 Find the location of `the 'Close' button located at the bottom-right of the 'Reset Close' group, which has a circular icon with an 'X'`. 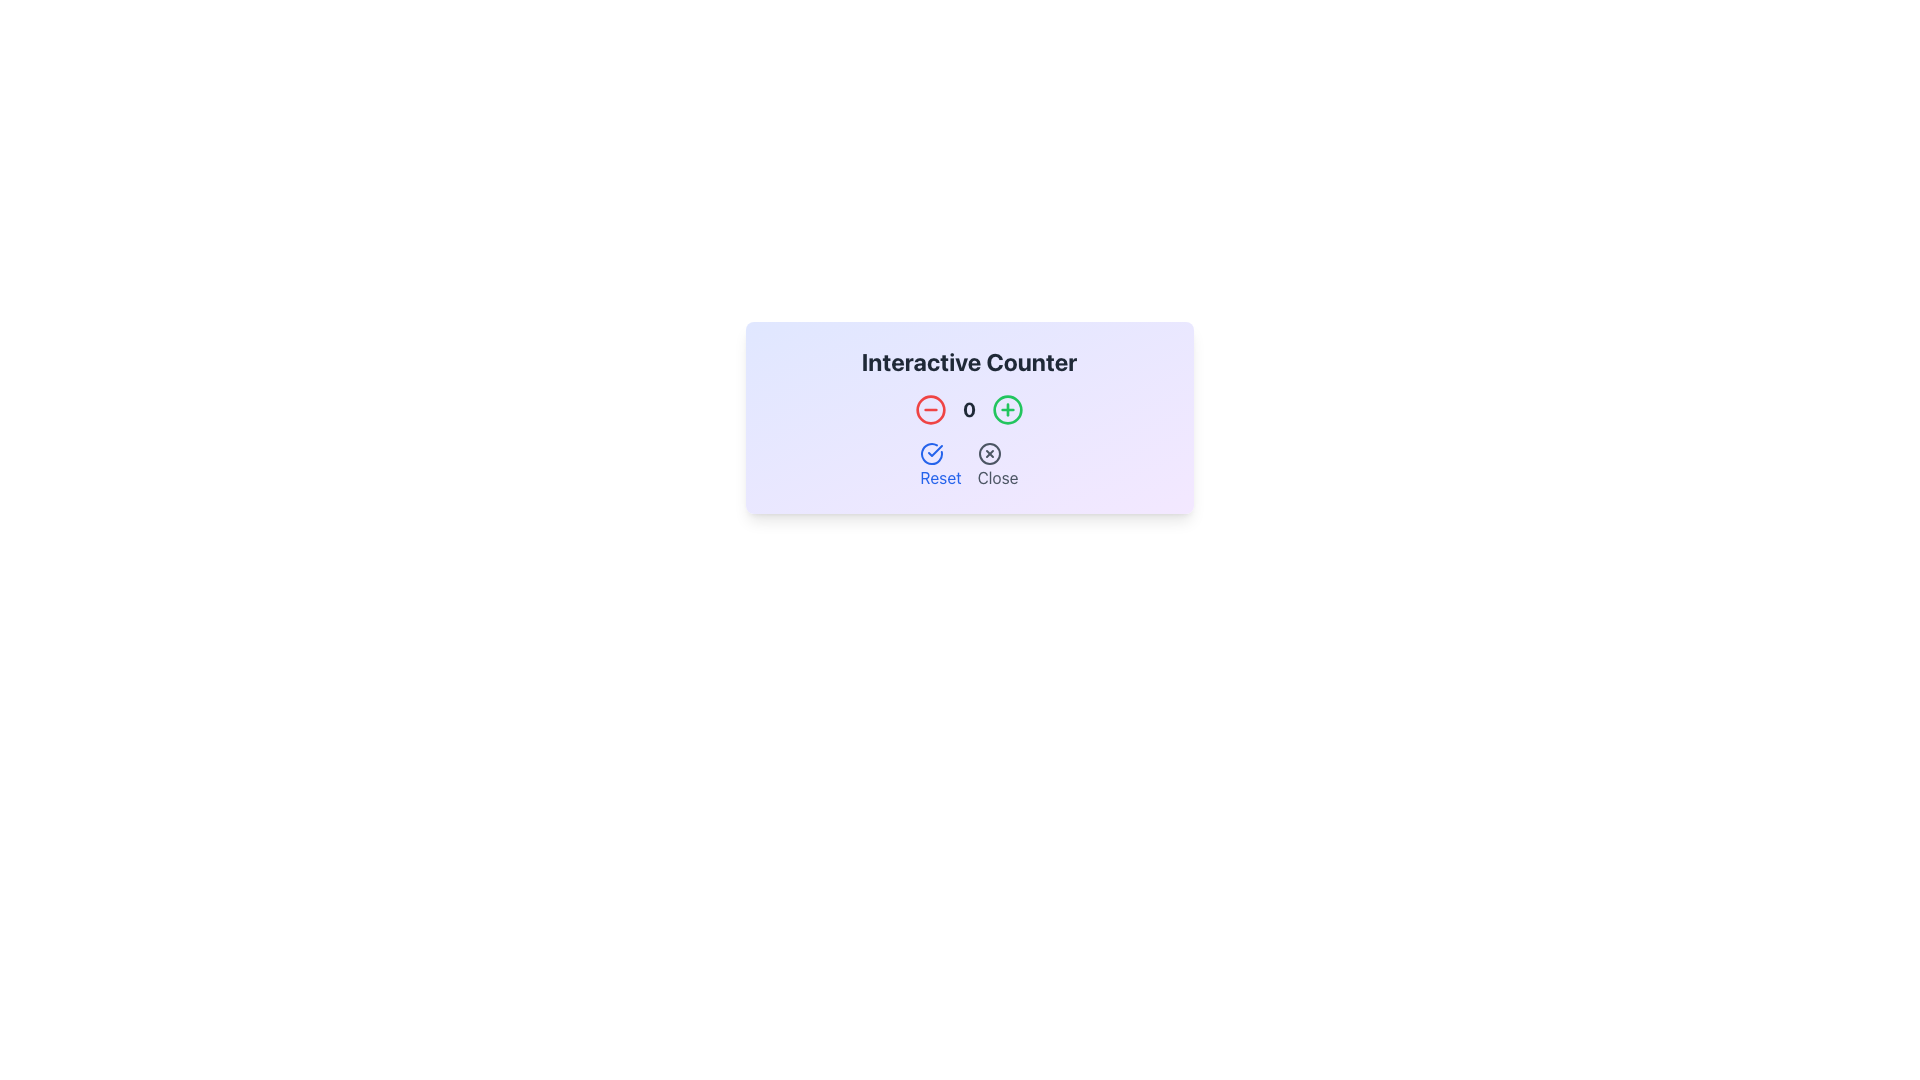

the 'Close' button located at the bottom-right of the 'Reset Close' group, which has a circular icon with an 'X' is located at coordinates (998, 466).